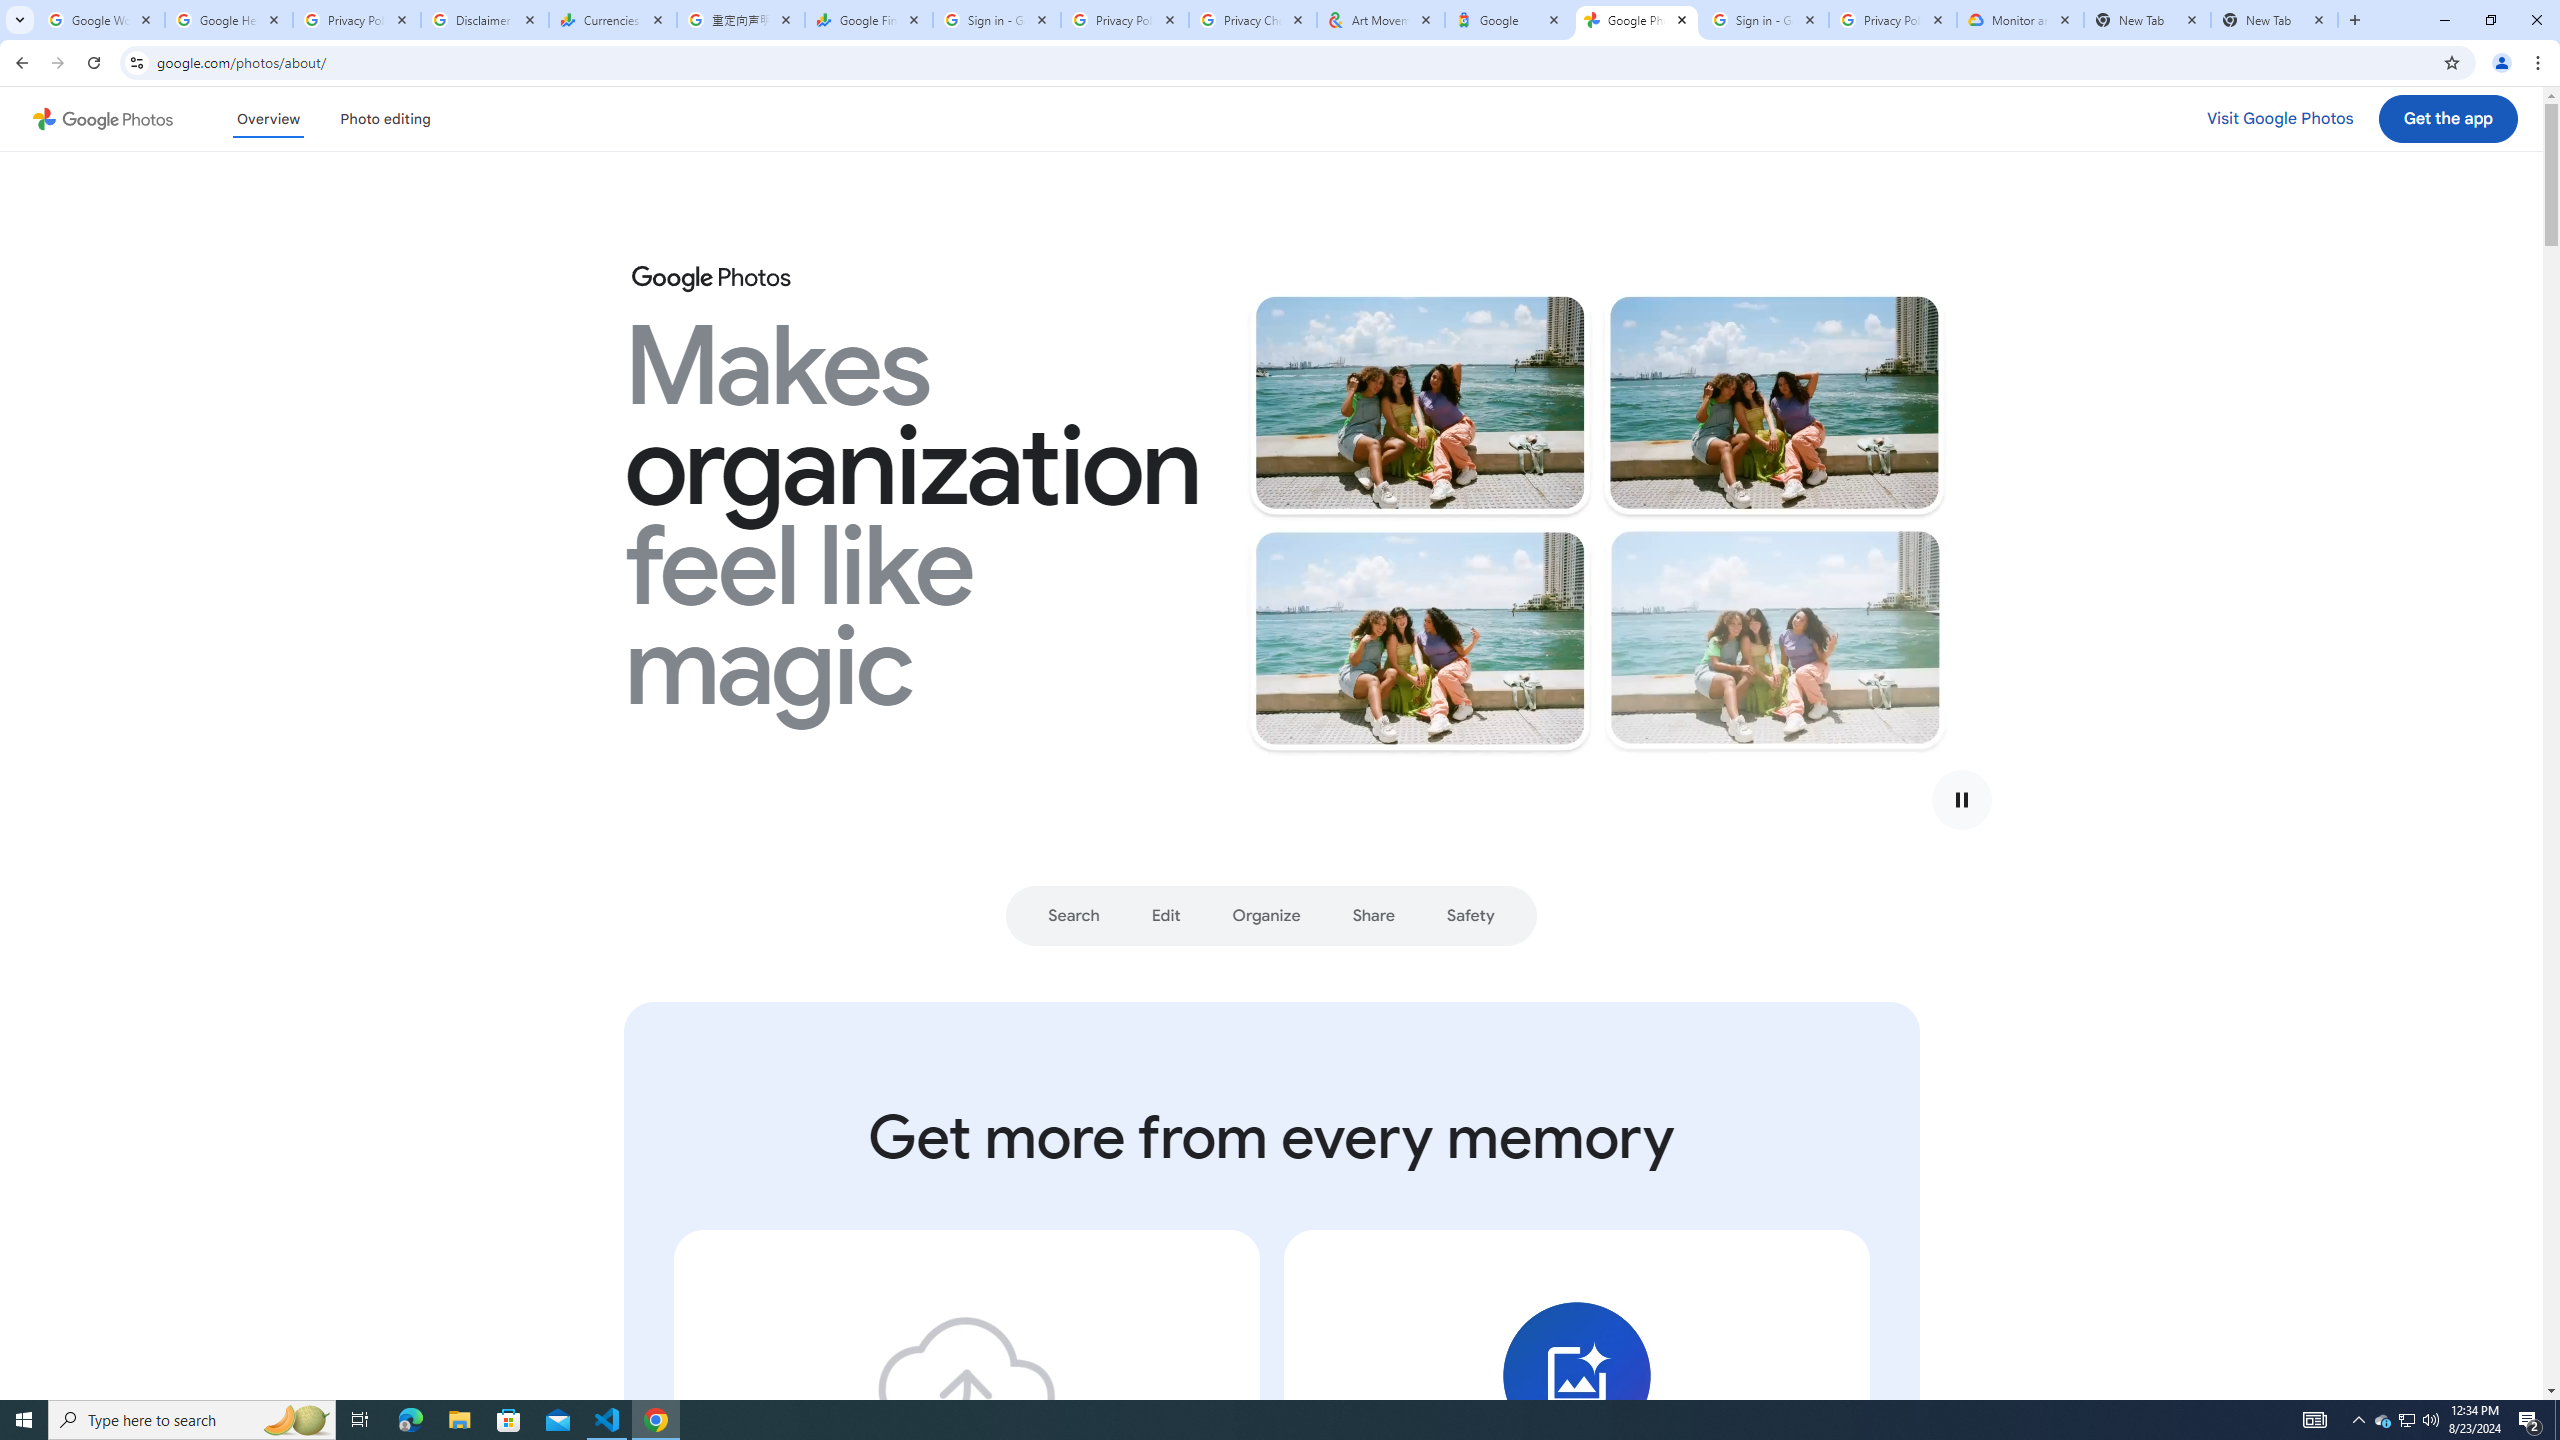  What do you see at coordinates (1574, 1374) in the screenshot?
I see `'A photo icon with sparkle indicating AI capability.'` at bounding box center [1574, 1374].